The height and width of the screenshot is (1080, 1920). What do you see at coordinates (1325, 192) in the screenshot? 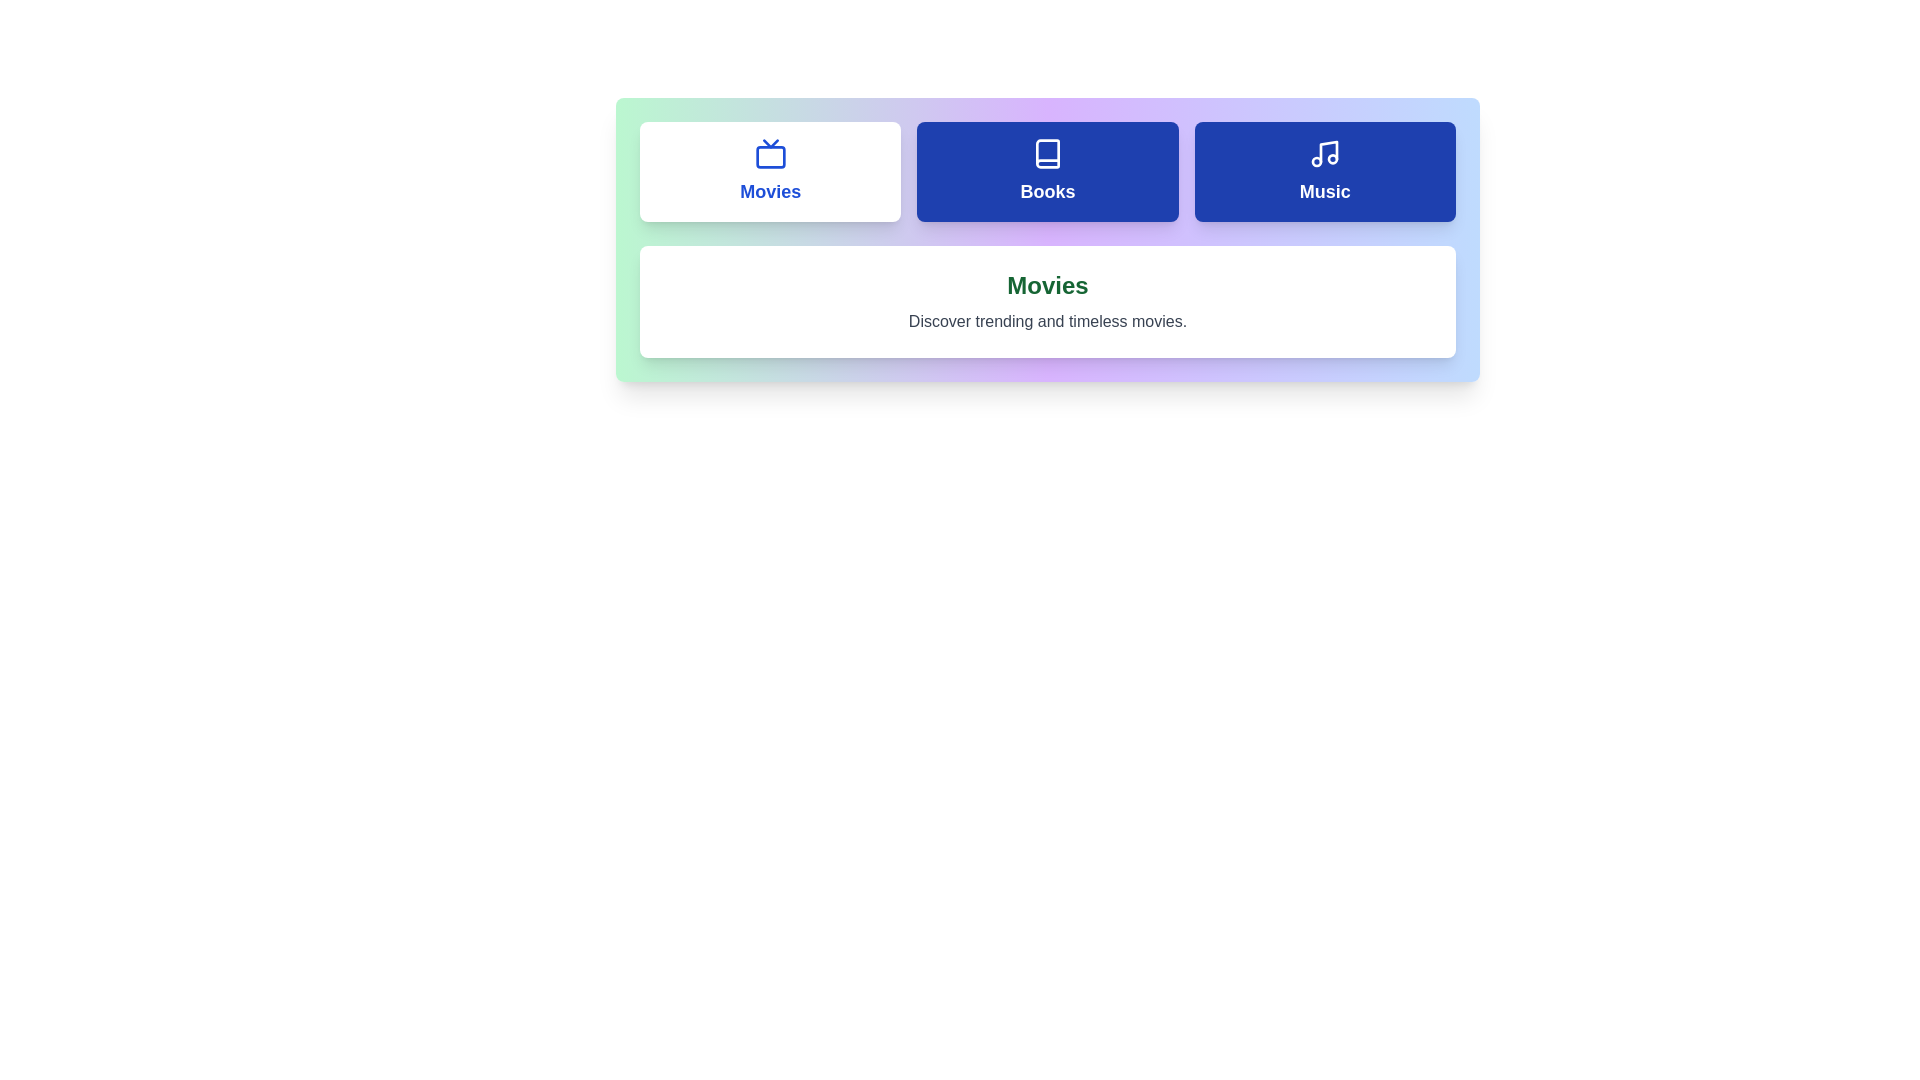
I see `the 'Music' text label that visually identifies the music section, located beneath the music note icon` at bounding box center [1325, 192].